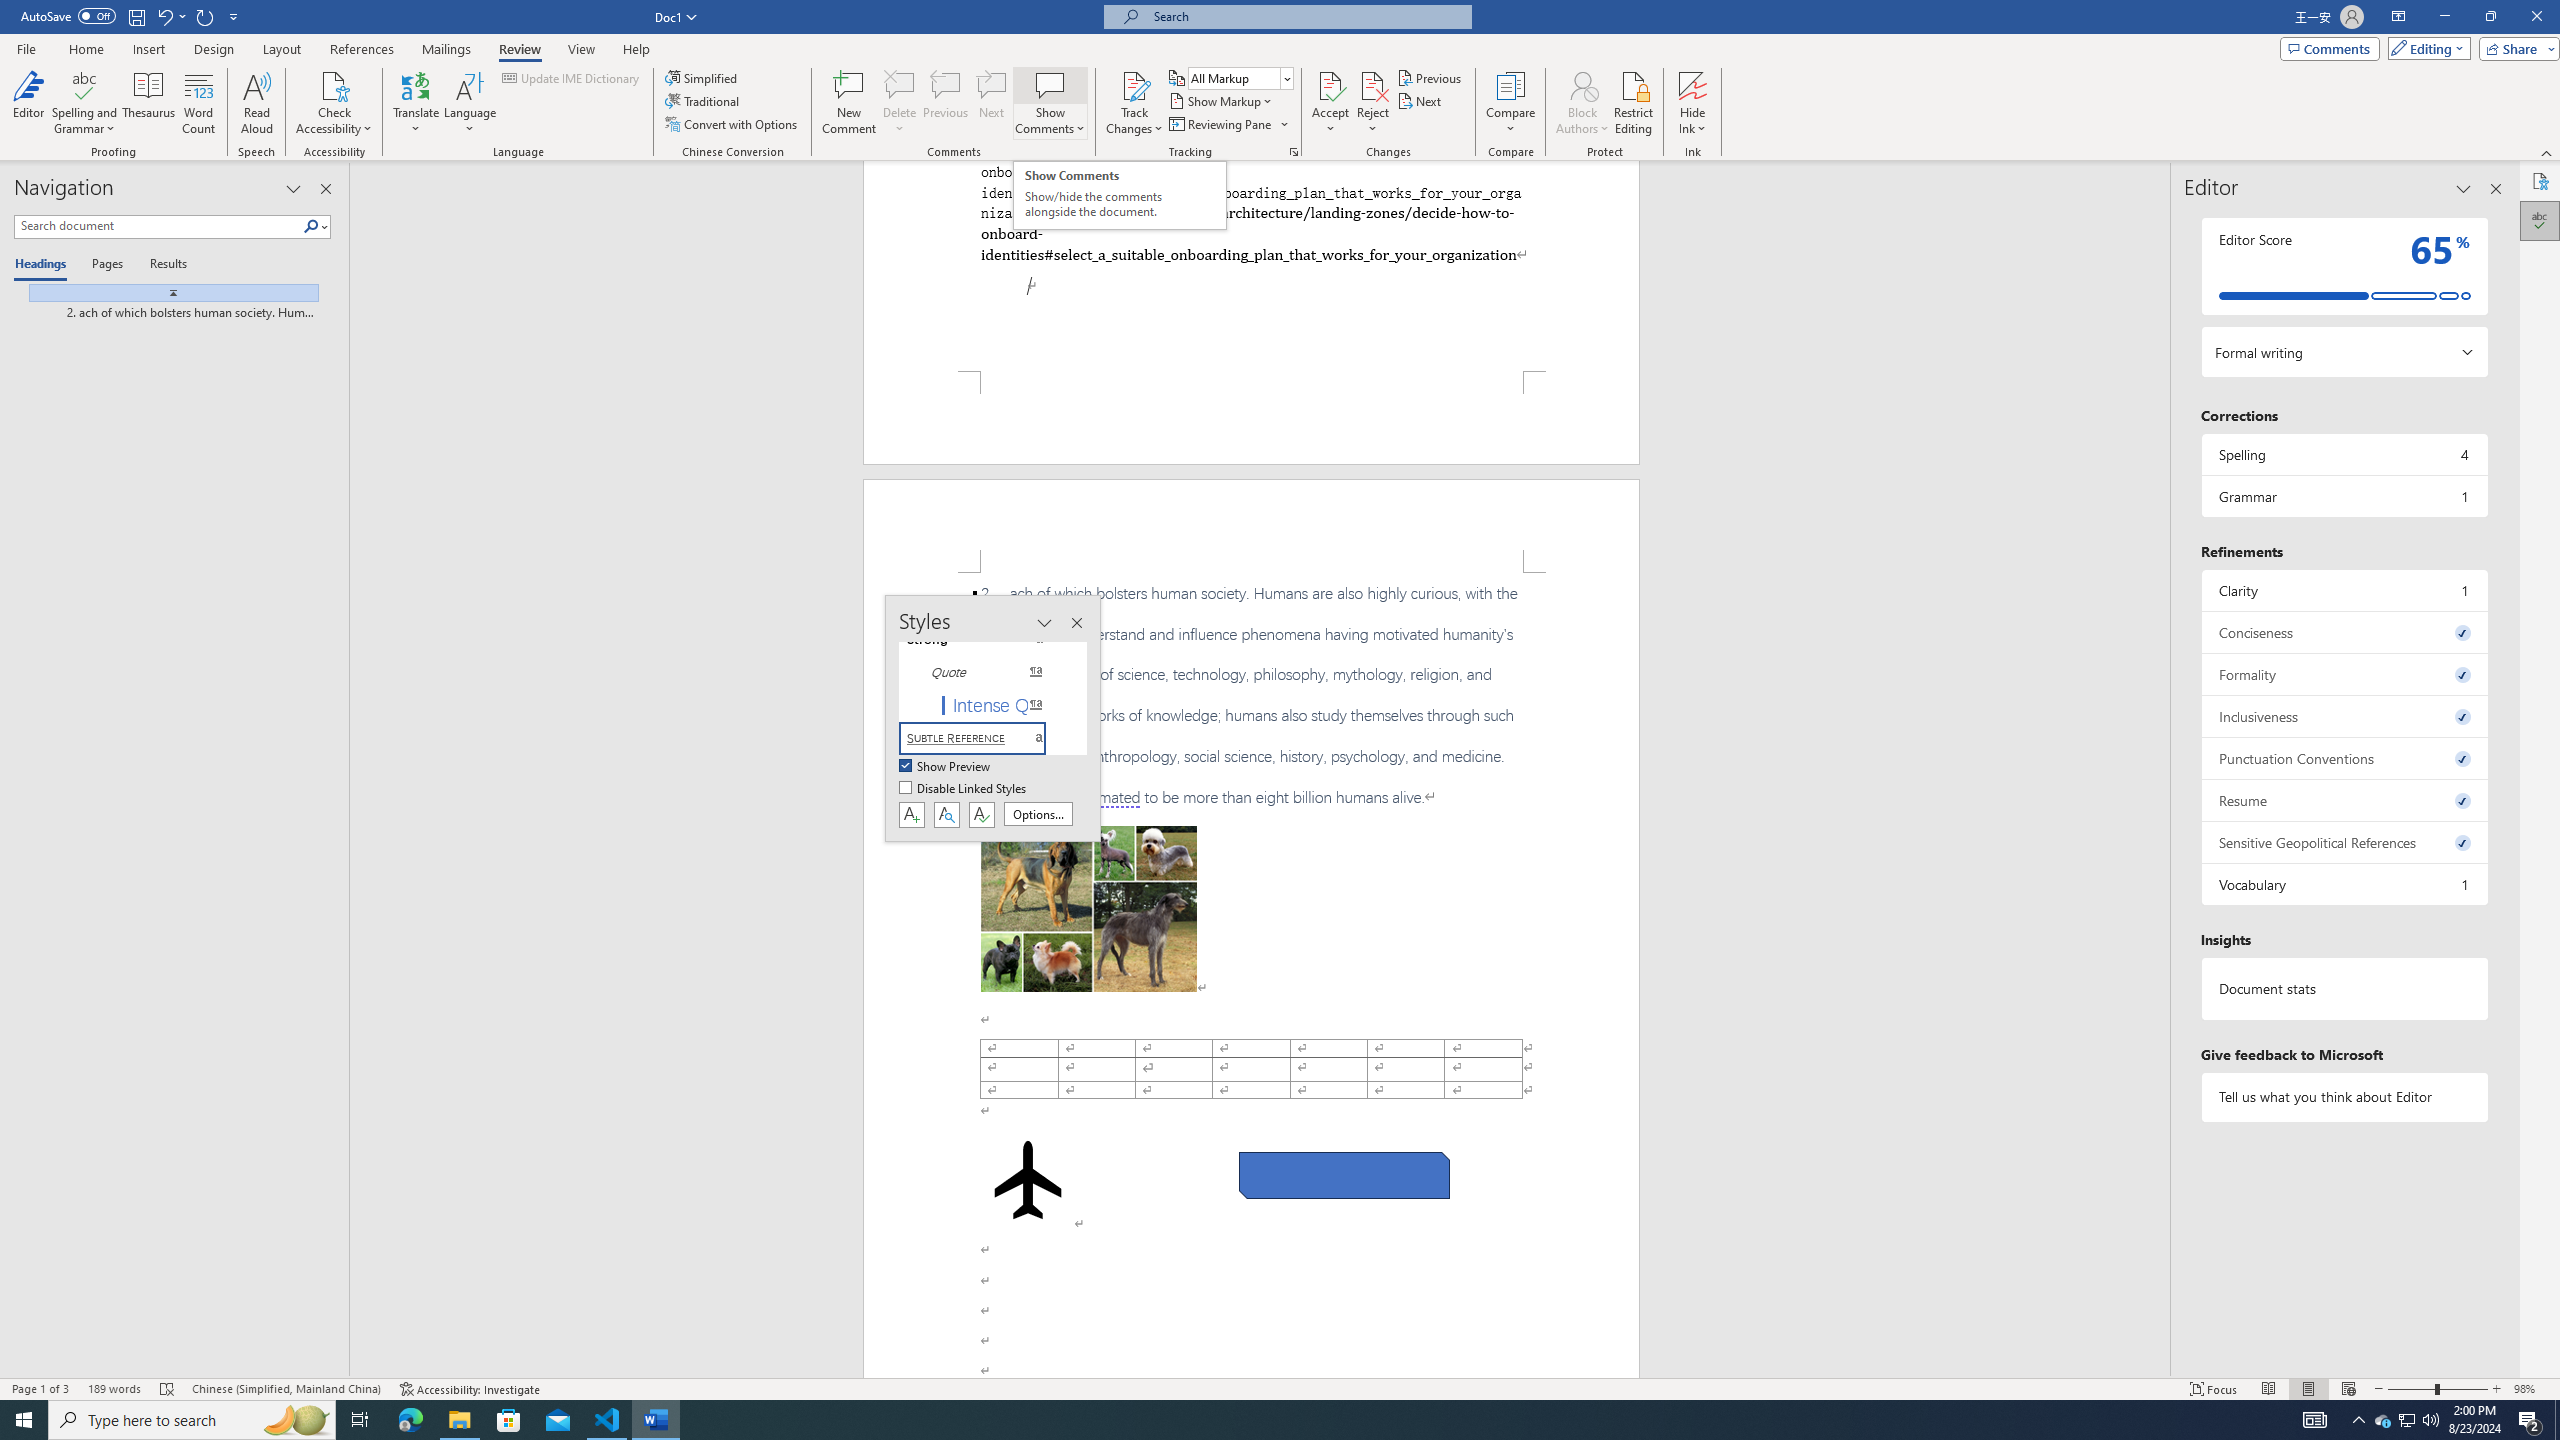  Describe the element at coordinates (334, 103) in the screenshot. I see `'Check Accessibility'` at that location.